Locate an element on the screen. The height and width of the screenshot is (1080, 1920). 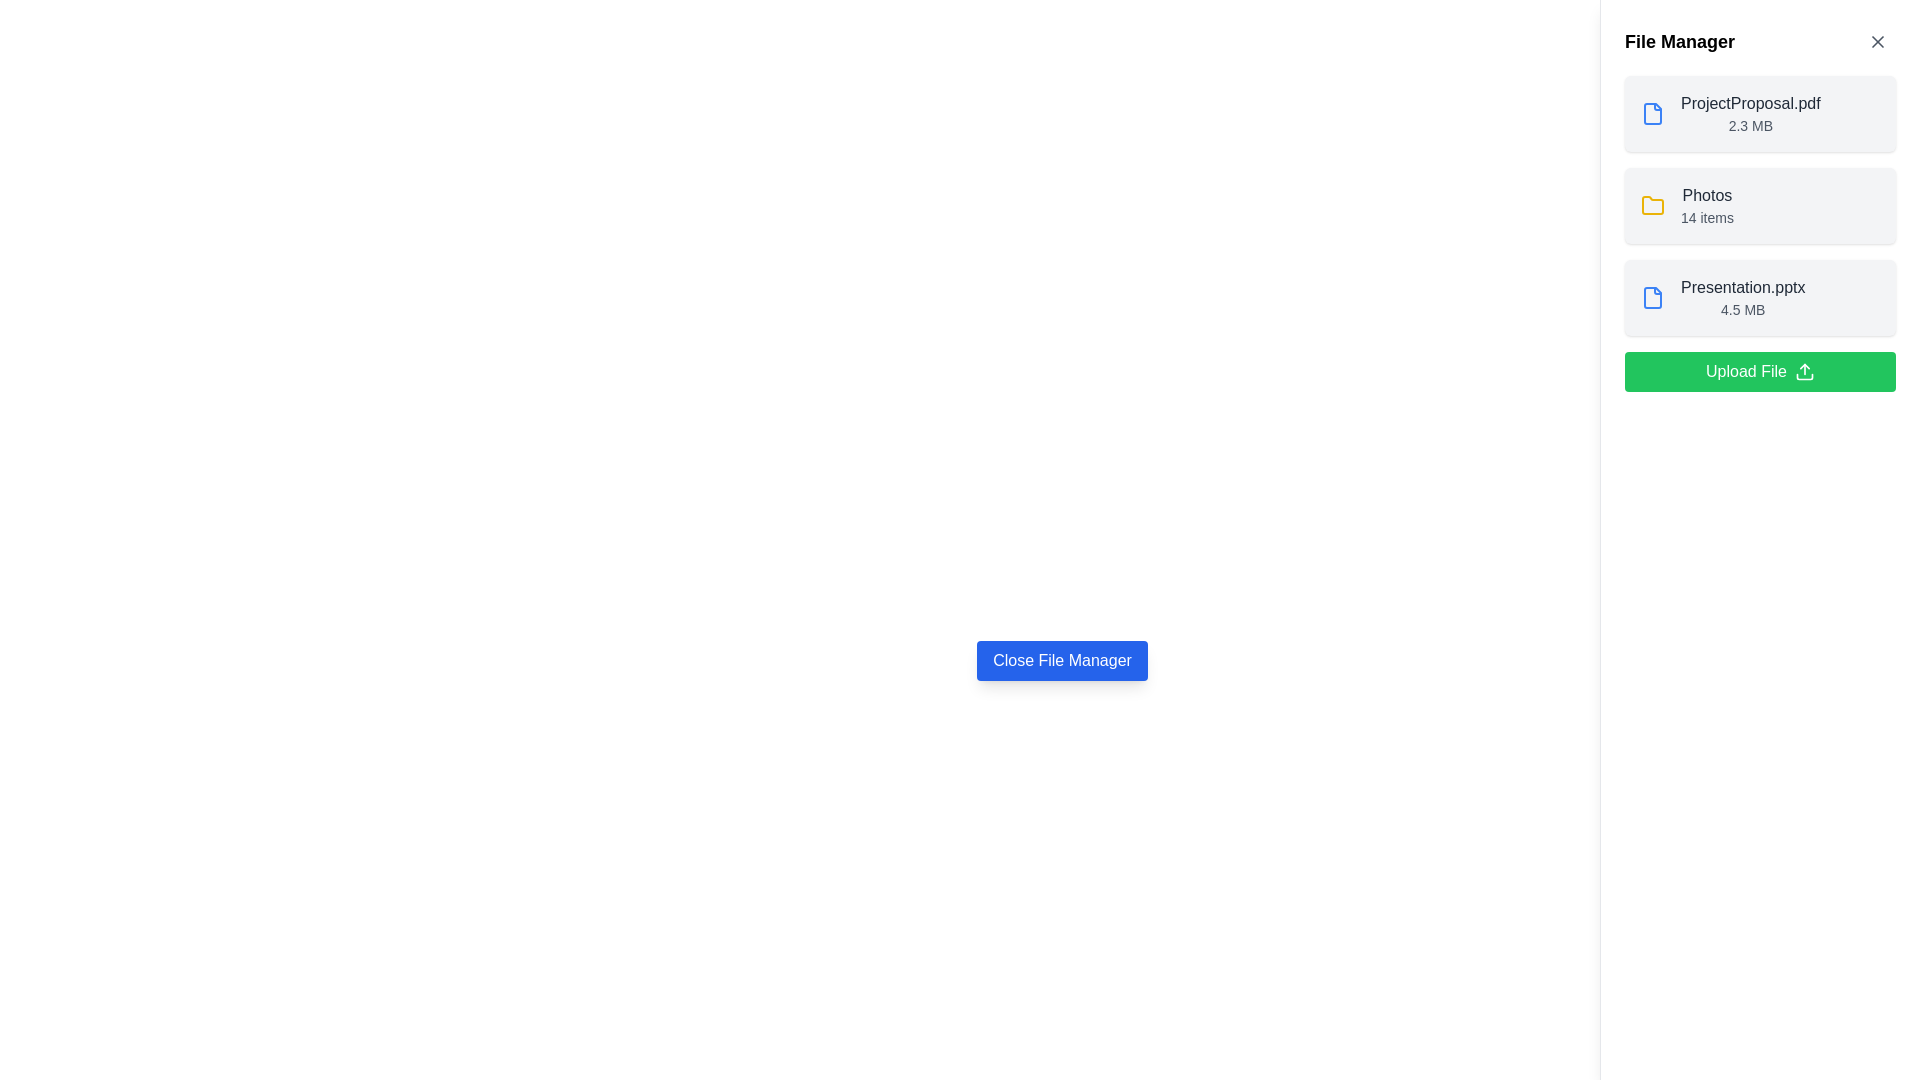
the text label displaying 'Presentation.pptx' located in the 'File Manager' panel, which is the third item in the list, between 'Photos' and 'Upload File' is located at coordinates (1742, 288).